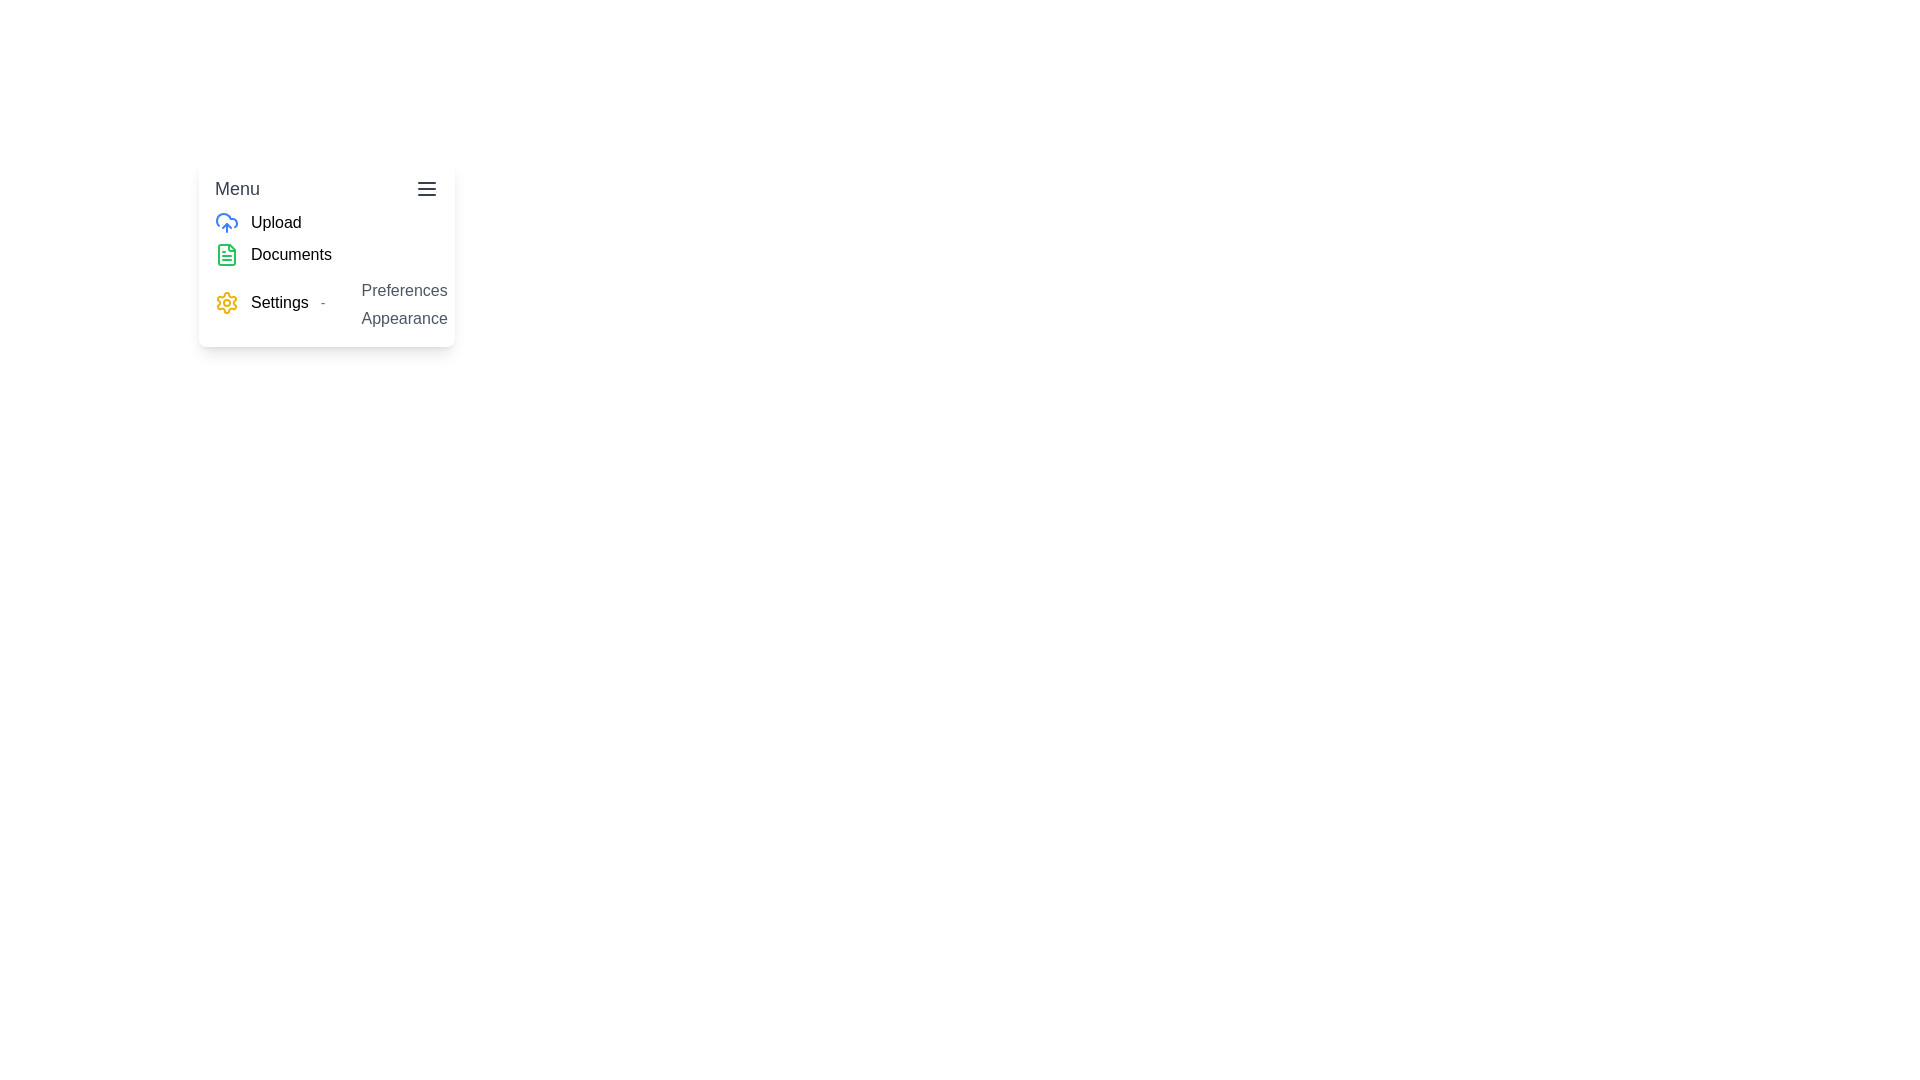 The height and width of the screenshot is (1080, 1920). What do you see at coordinates (426, 189) in the screenshot?
I see `the dark gray three-line icon located at the right side of the 'Menu' text` at bounding box center [426, 189].